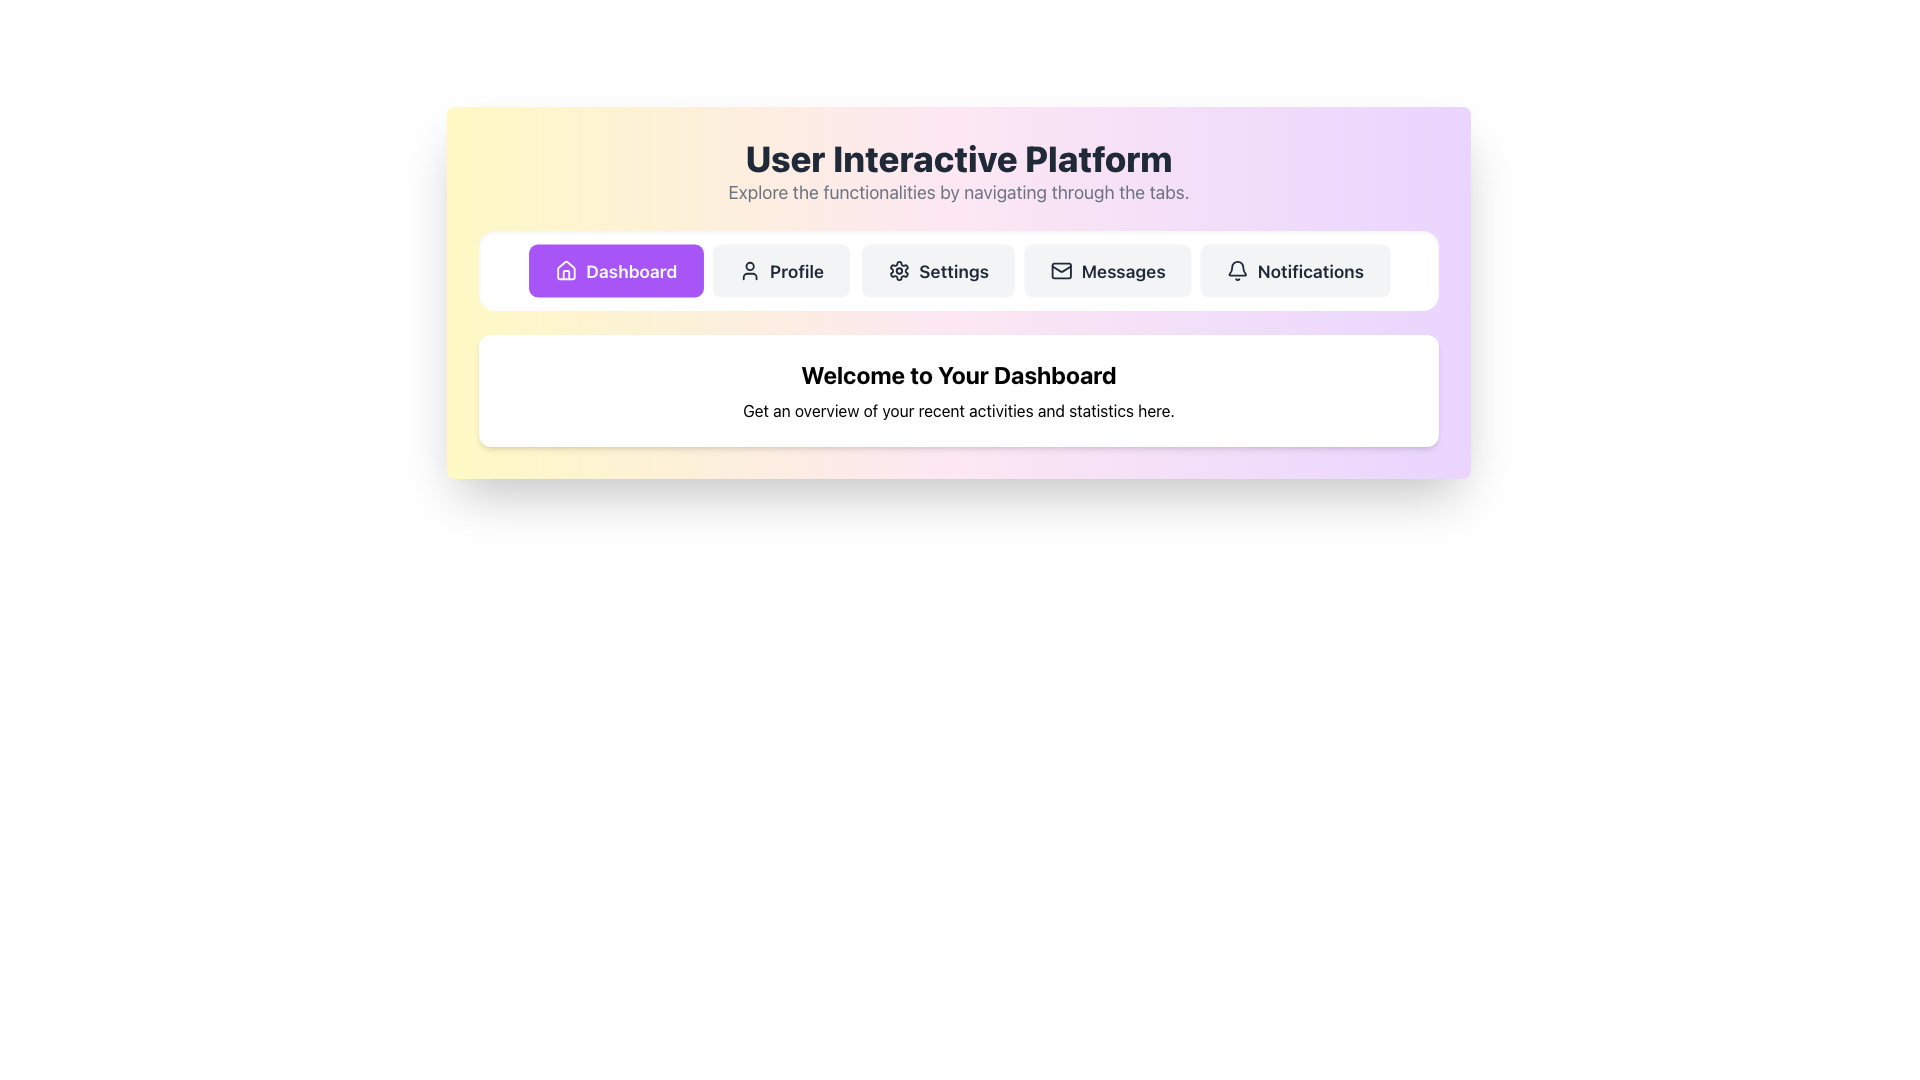 This screenshot has height=1080, width=1920. What do you see at coordinates (1295, 270) in the screenshot?
I see `the 'Notifications' button, which is the fifth item in the horizontal navigation bar` at bounding box center [1295, 270].